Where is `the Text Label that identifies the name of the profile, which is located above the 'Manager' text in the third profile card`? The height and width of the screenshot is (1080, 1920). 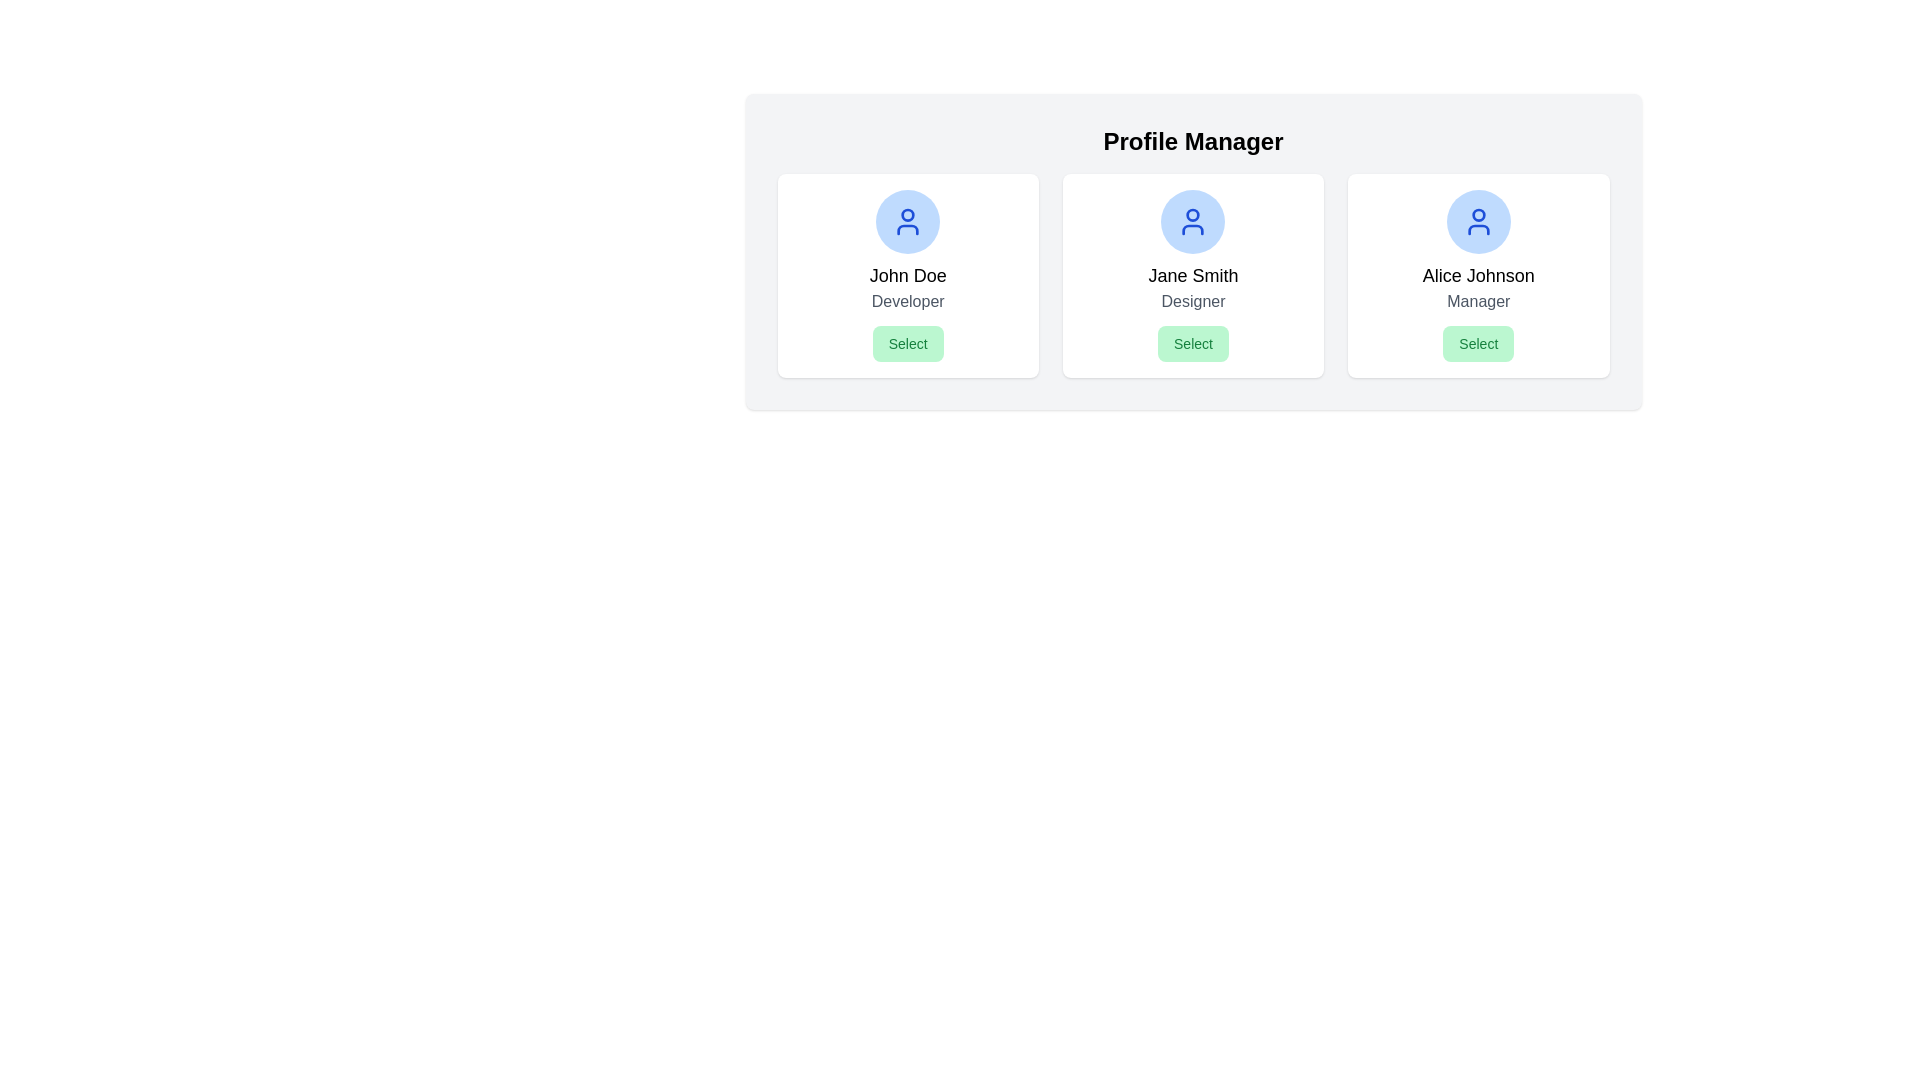 the Text Label that identifies the name of the profile, which is located above the 'Manager' text in the third profile card is located at coordinates (1478, 276).